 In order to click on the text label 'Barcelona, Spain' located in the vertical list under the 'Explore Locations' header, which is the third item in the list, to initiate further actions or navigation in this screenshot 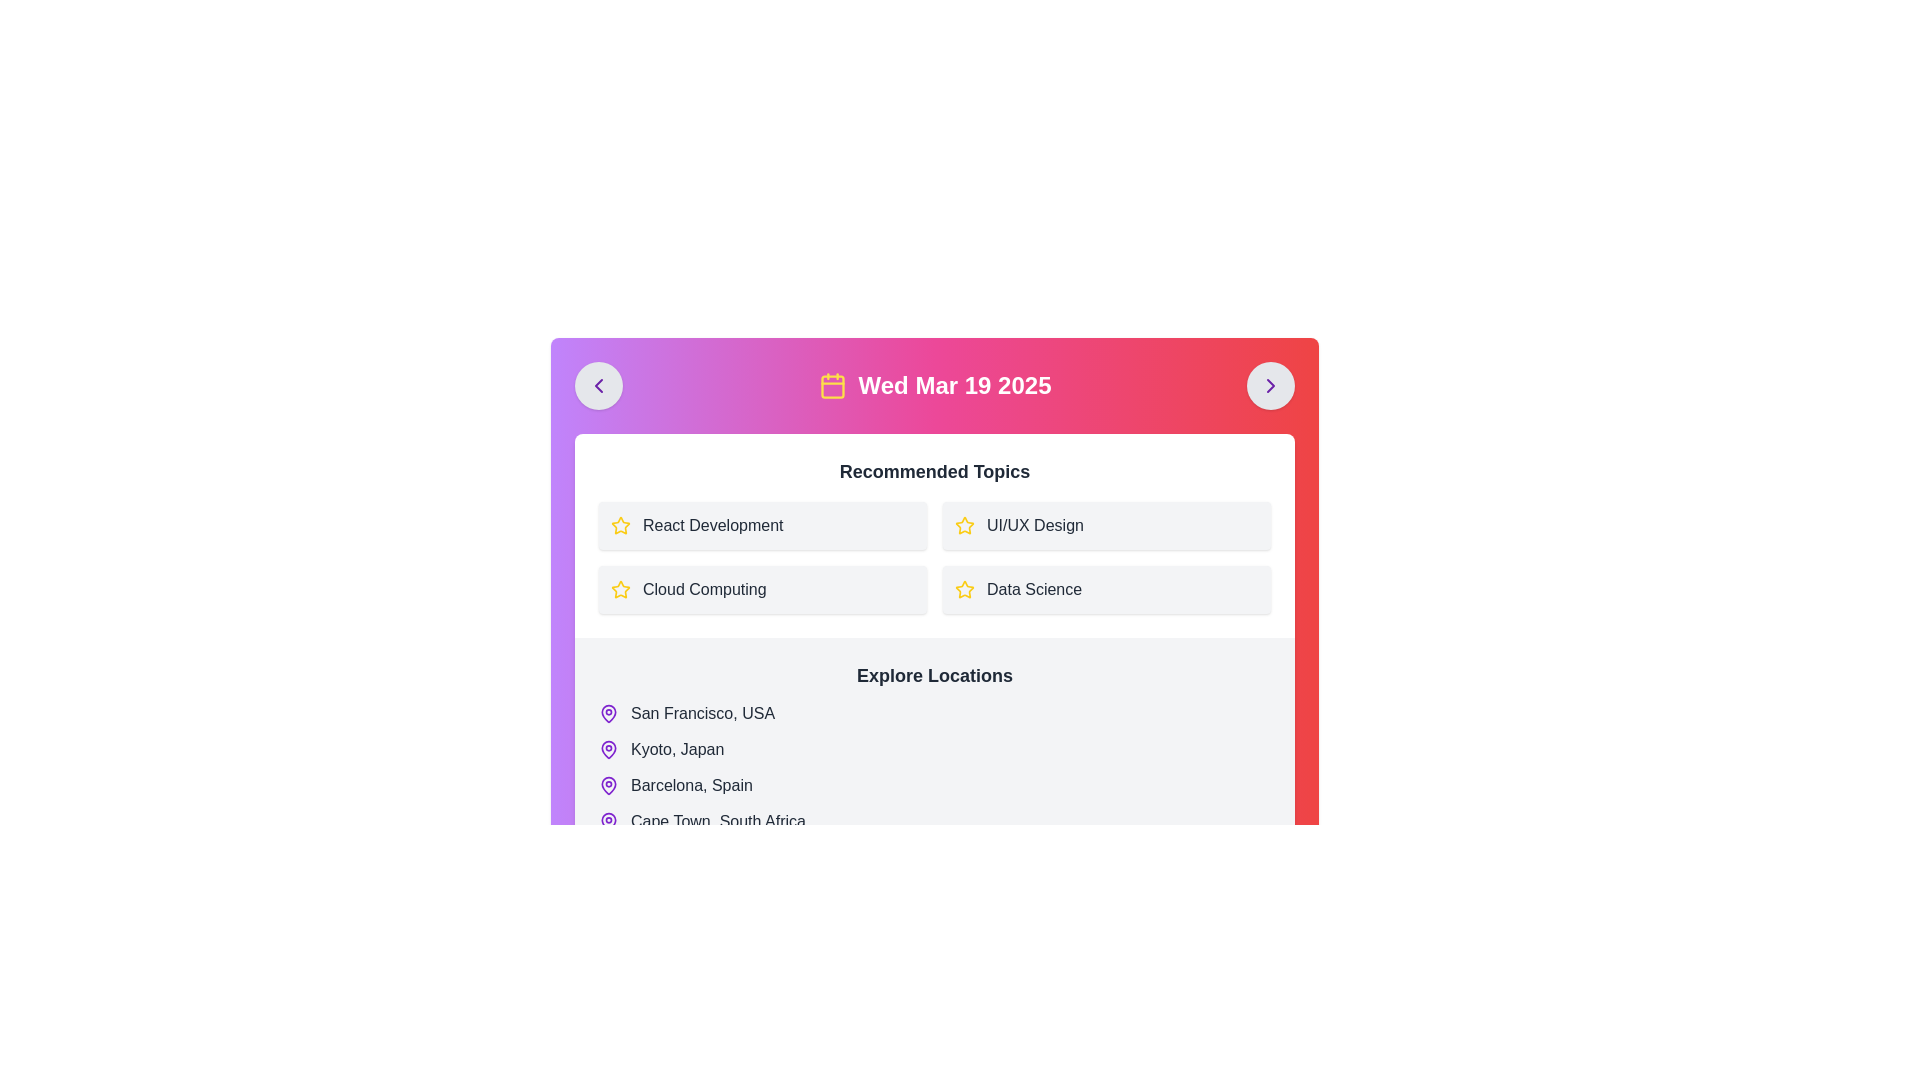, I will do `click(691, 785)`.